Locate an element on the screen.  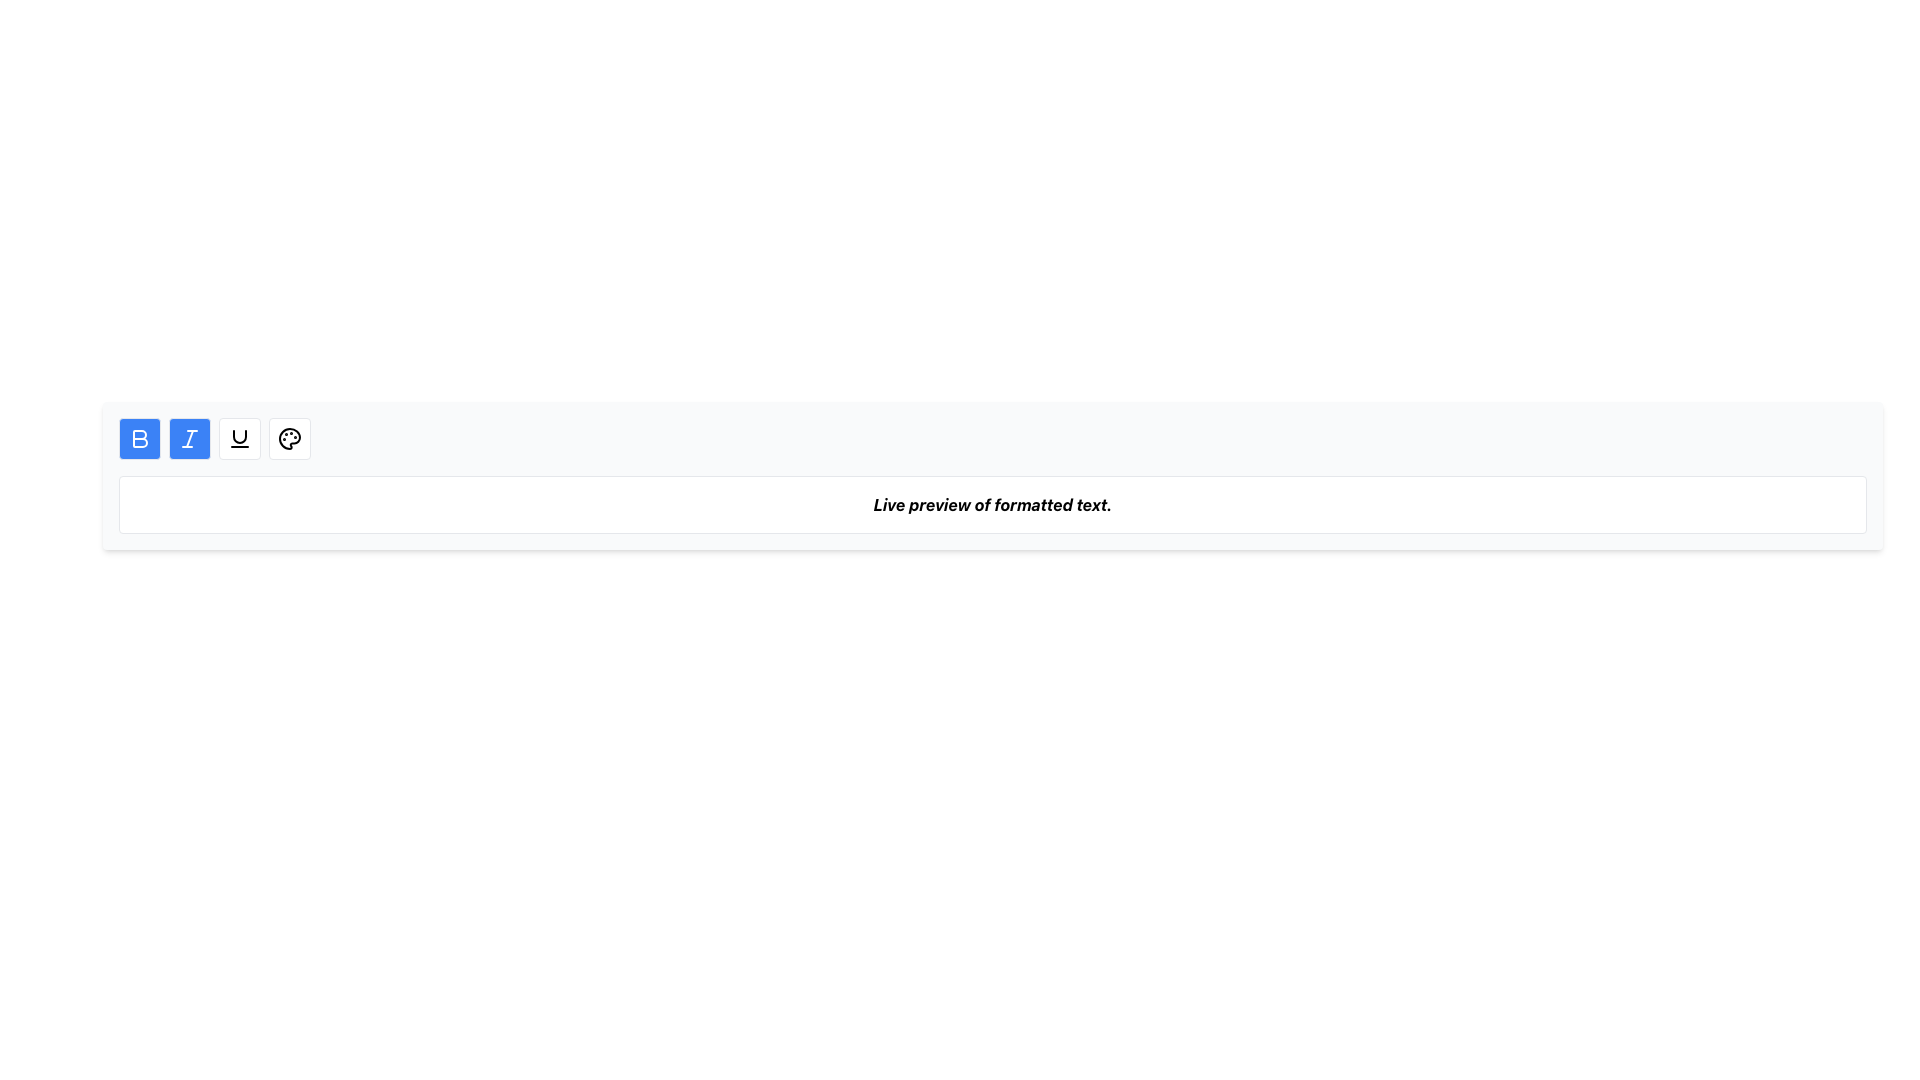
the underline formatting SVG Icon Button located in the formatting toolbar at the top of the text editor is located at coordinates (240, 438).